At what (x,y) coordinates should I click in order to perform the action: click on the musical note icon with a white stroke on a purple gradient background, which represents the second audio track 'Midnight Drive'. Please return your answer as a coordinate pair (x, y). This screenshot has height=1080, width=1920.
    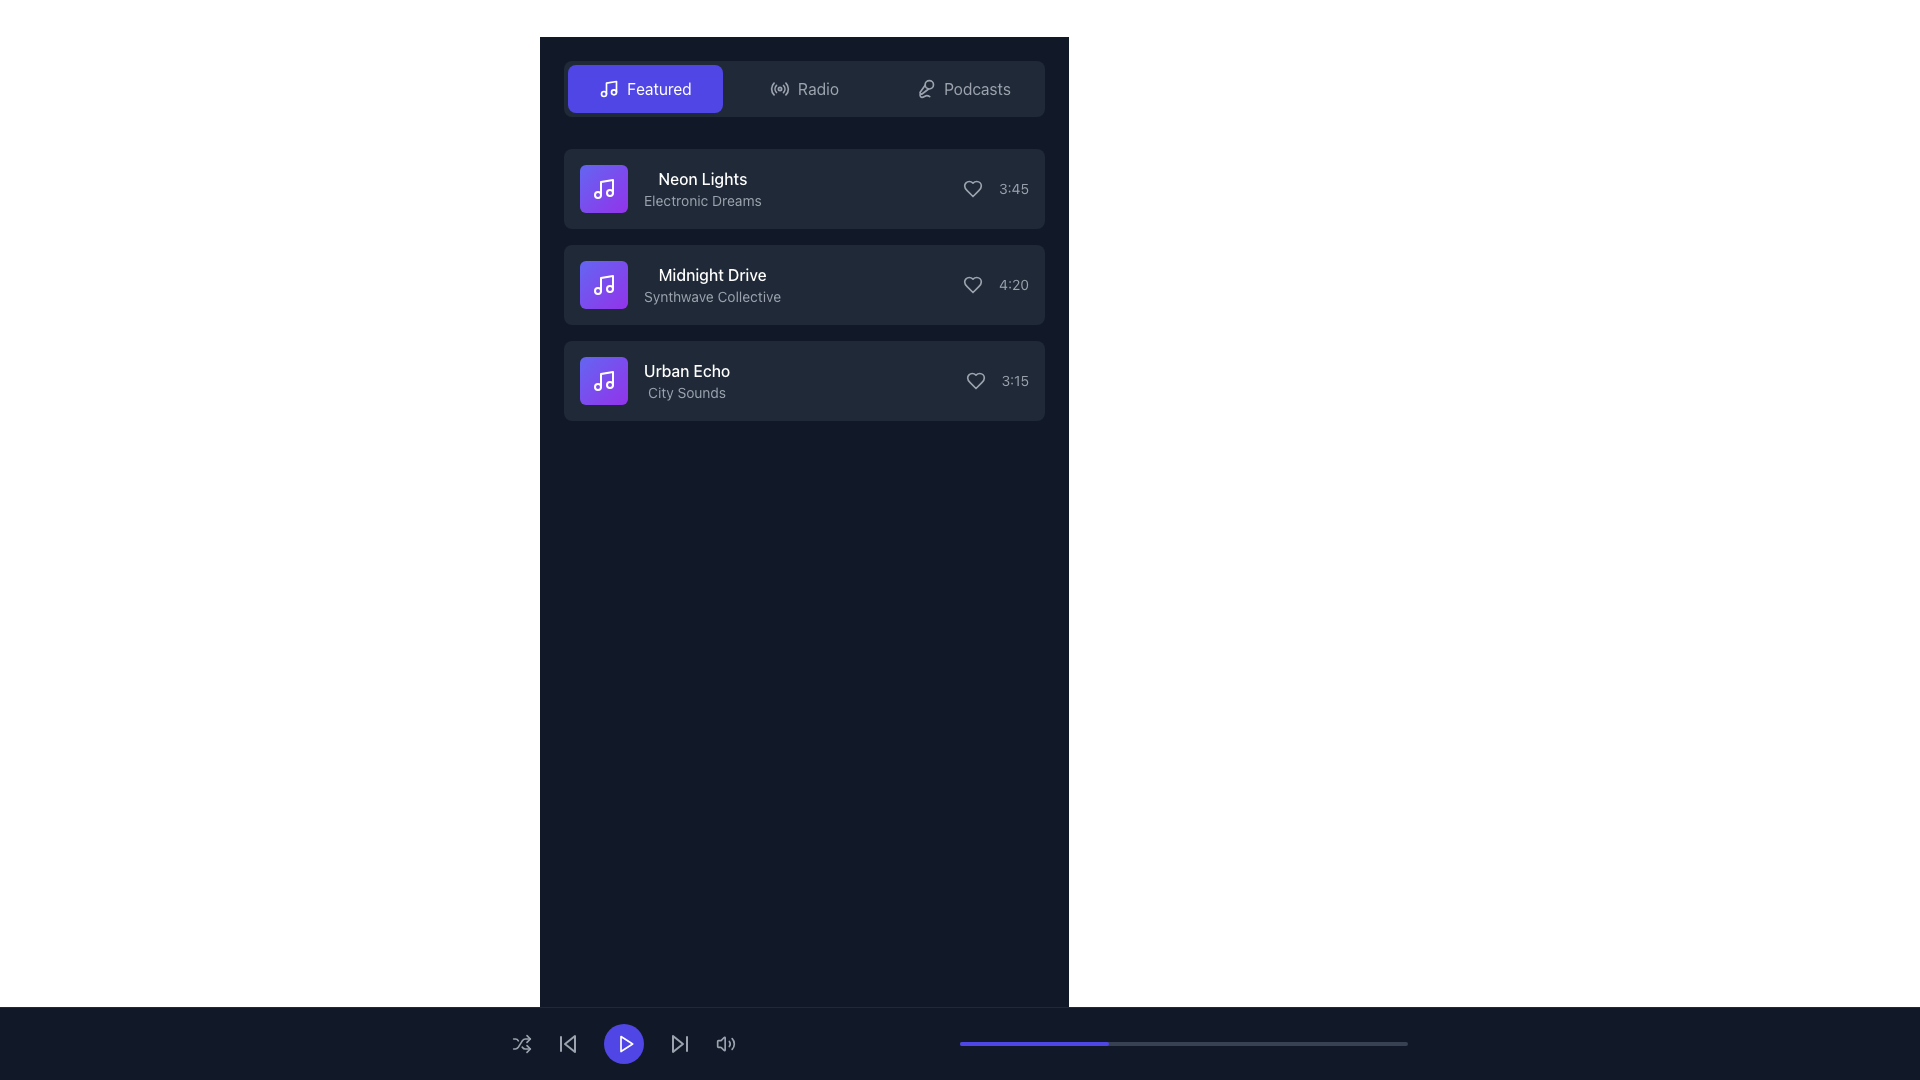
    Looking at the image, I should click on (603, 285).